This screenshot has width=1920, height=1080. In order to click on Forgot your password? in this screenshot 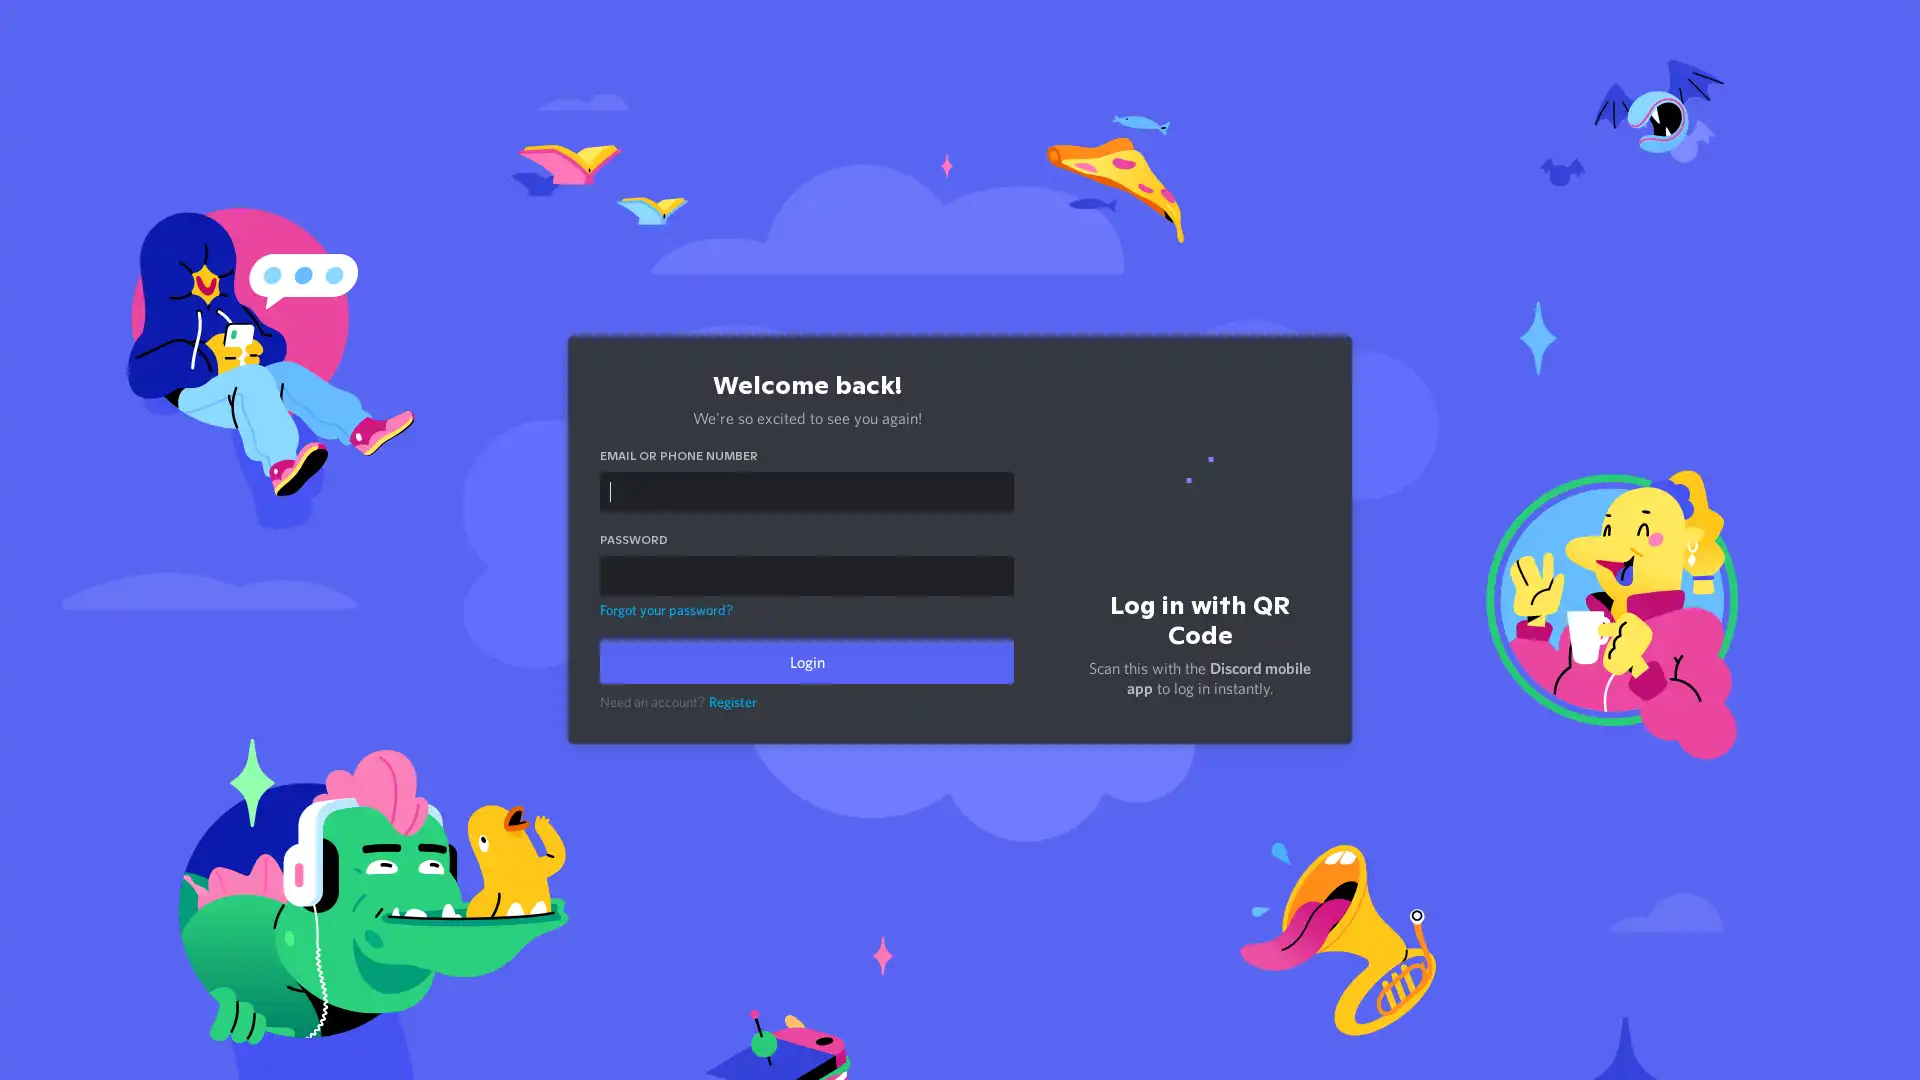, I will do `click(666, 608)`.